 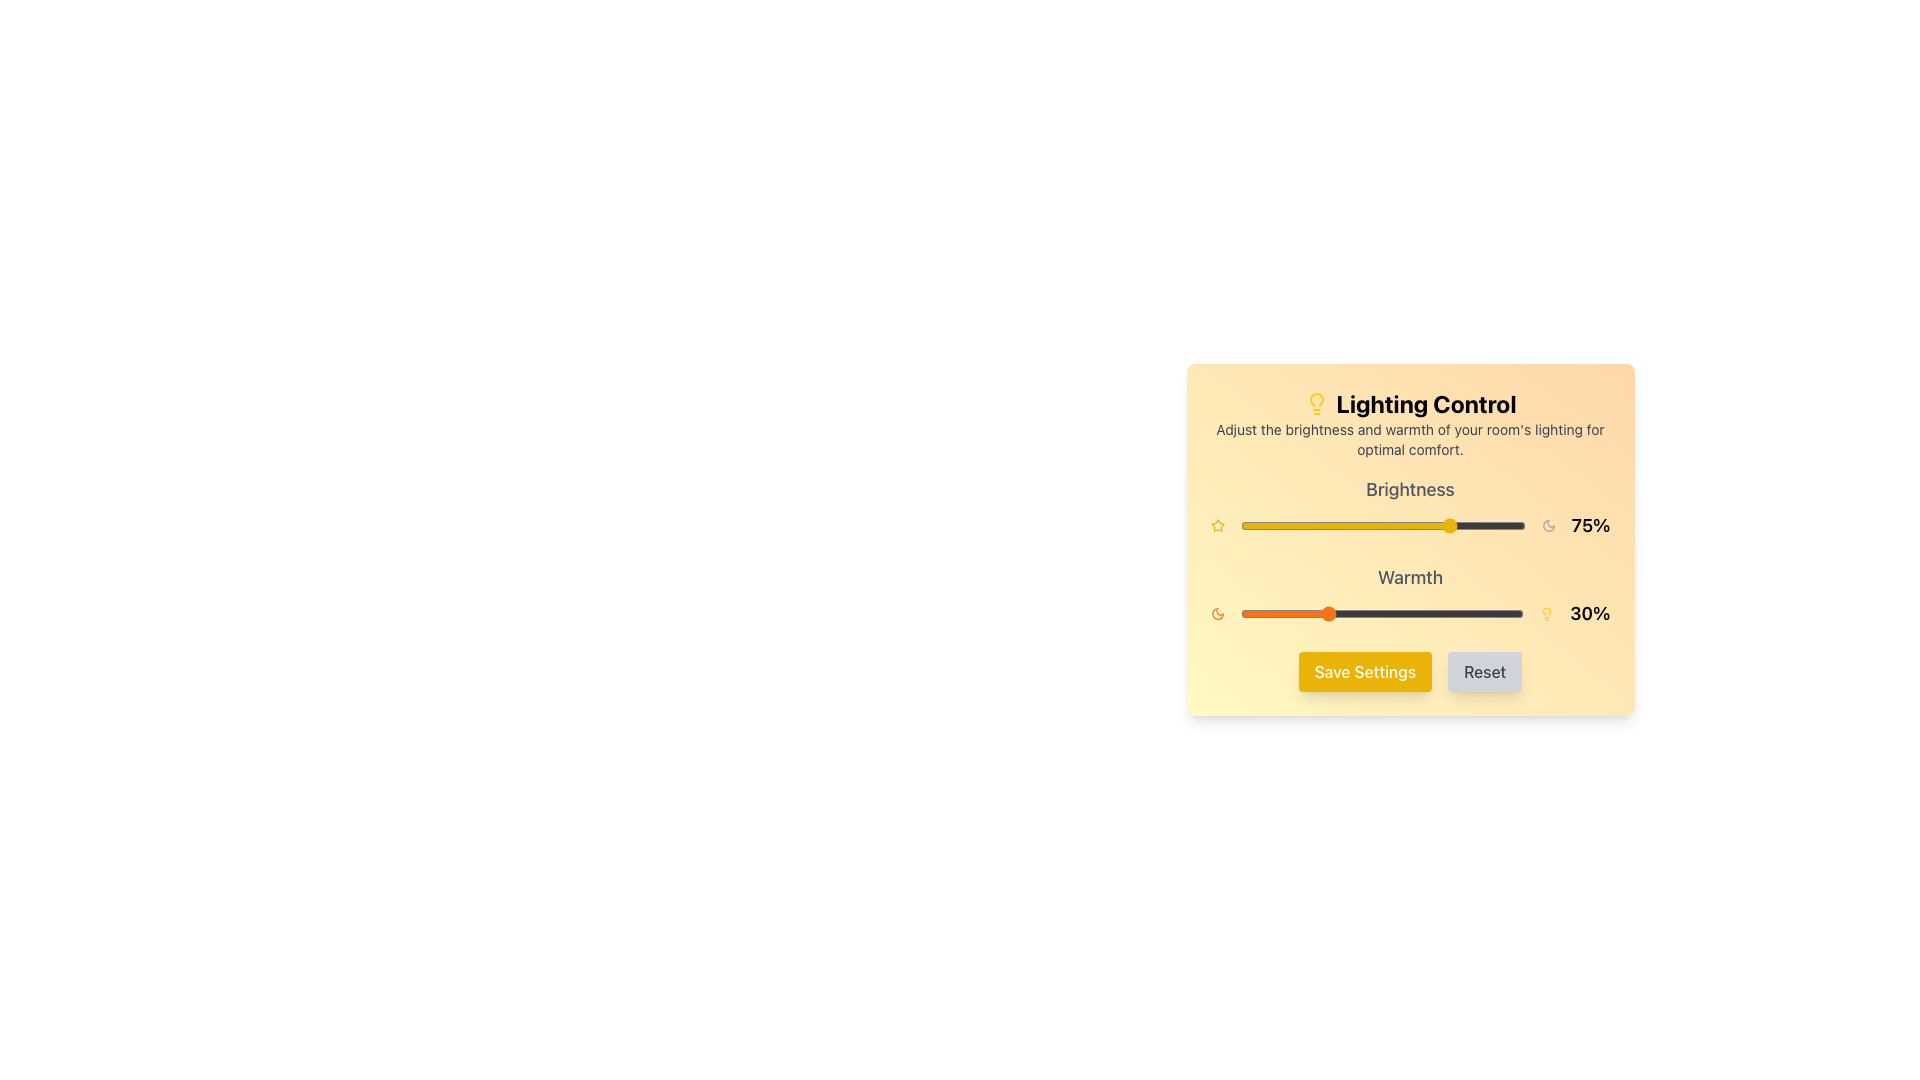 What do you see at coordinates (1268, 524) in the screenshot?
I see `the brightness` at bounding box center [1268, 524].